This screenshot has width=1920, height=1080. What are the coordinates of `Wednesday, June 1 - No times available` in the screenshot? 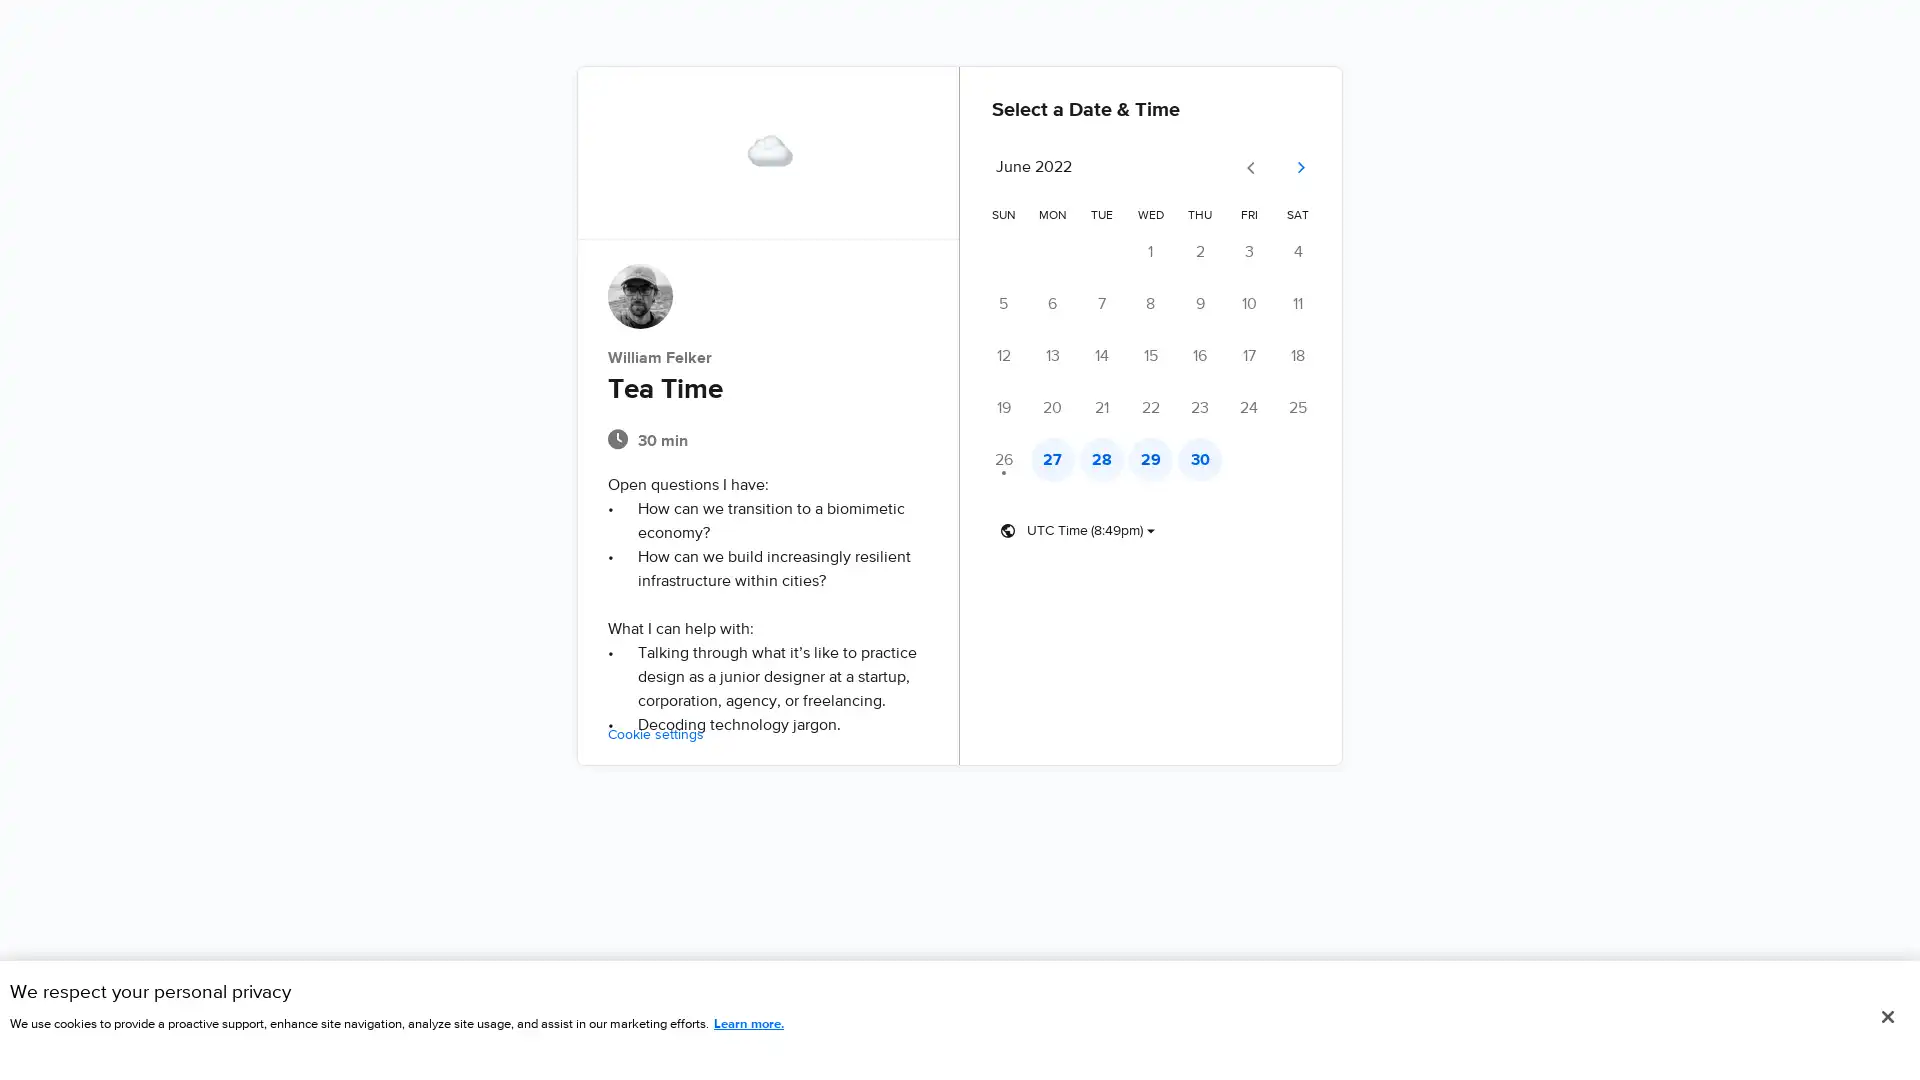 It's located at (1158, 250).